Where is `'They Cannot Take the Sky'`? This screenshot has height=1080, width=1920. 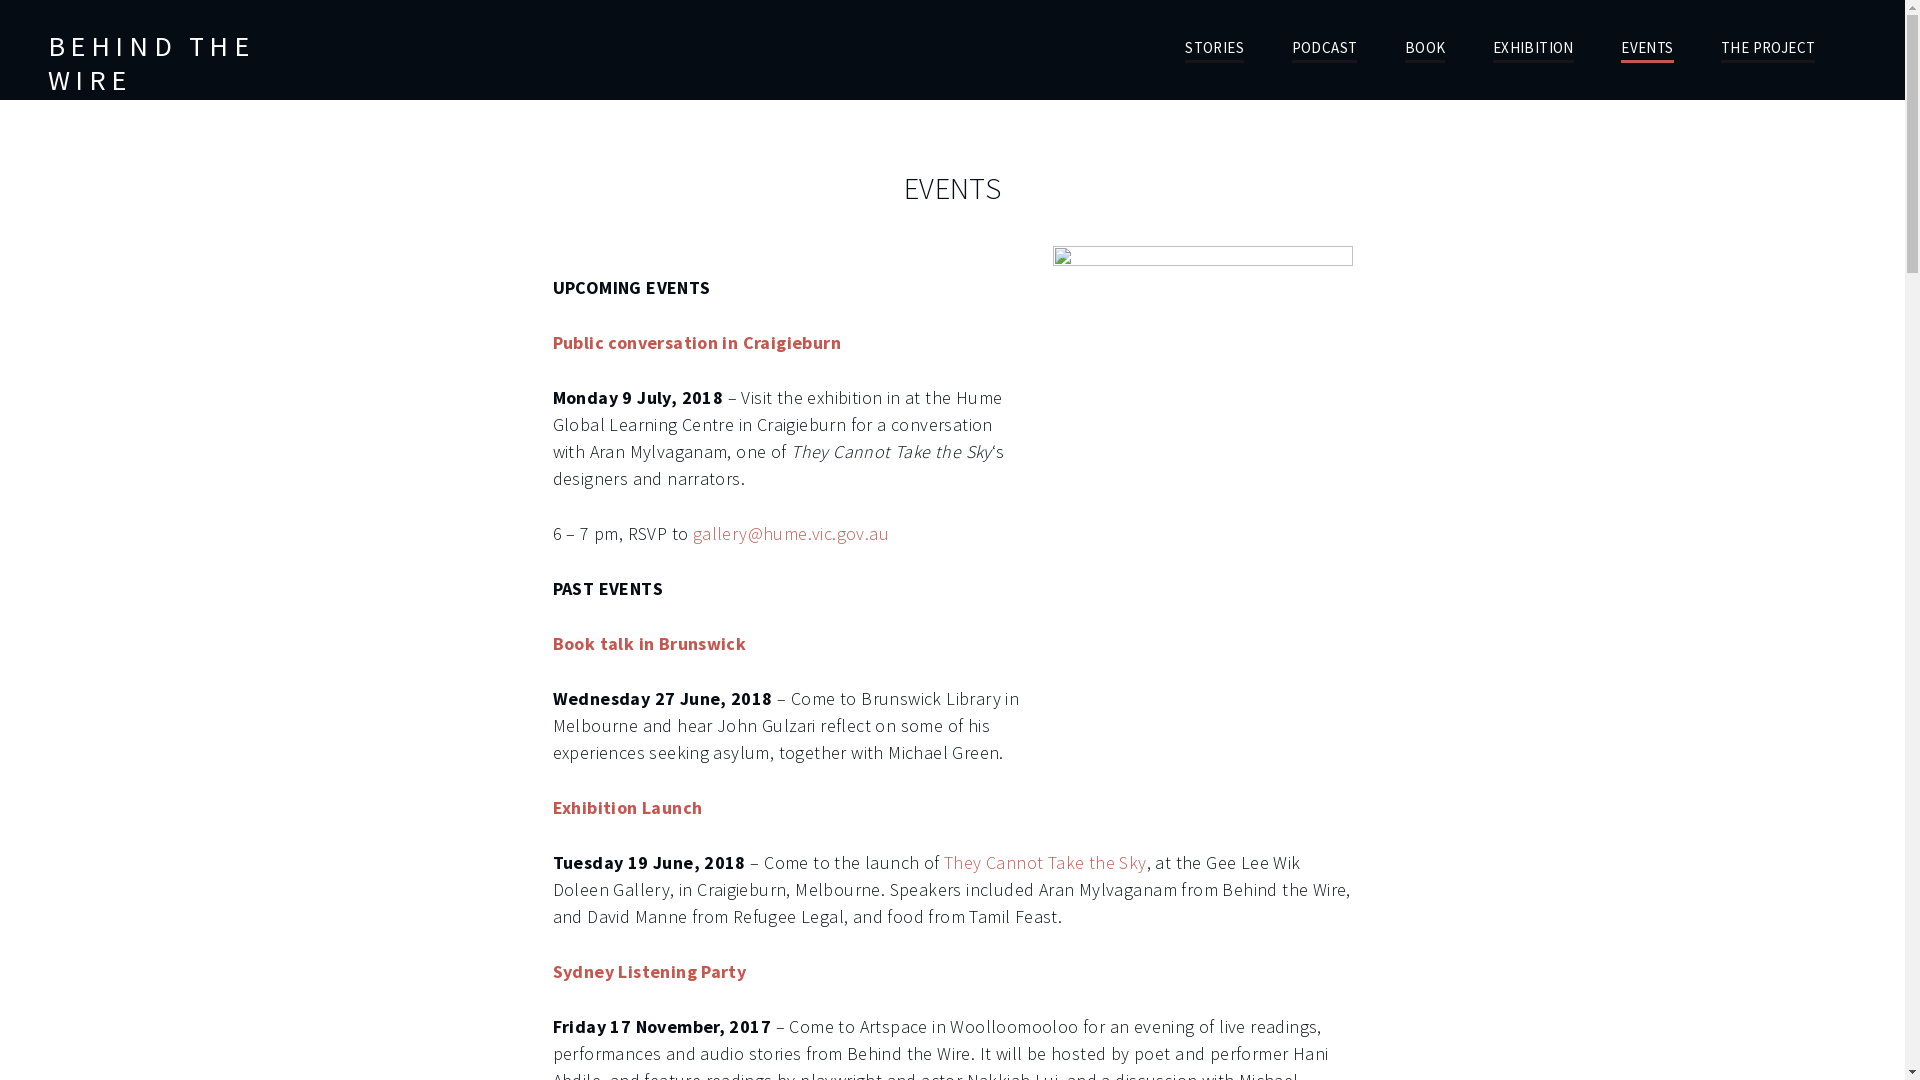 'They Cannot Take the Sky' is located at coordinates (943, 861).